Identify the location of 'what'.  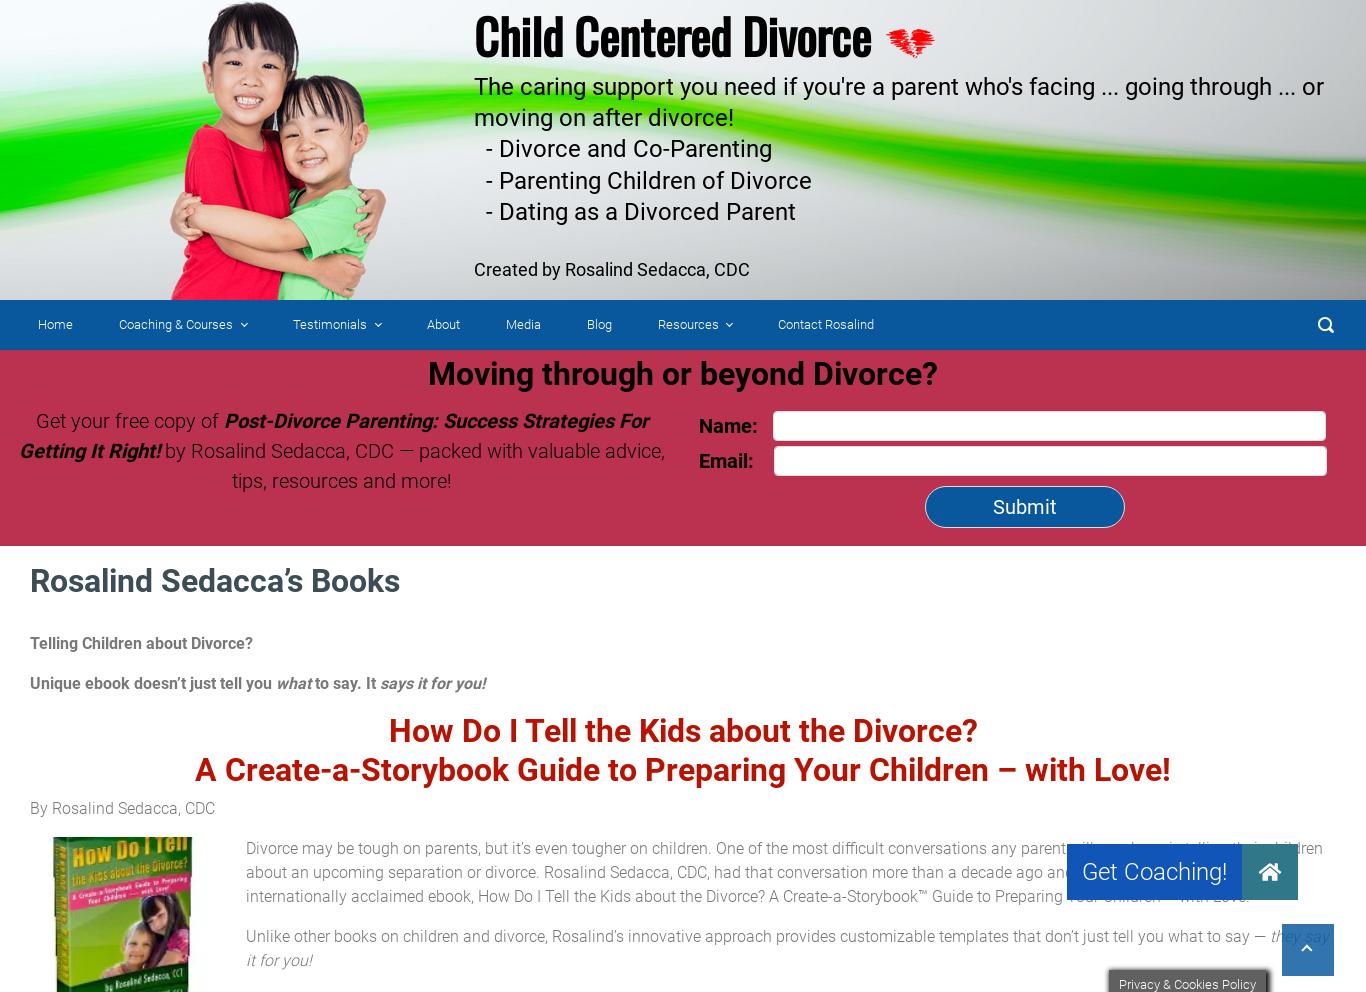
(293, 682).